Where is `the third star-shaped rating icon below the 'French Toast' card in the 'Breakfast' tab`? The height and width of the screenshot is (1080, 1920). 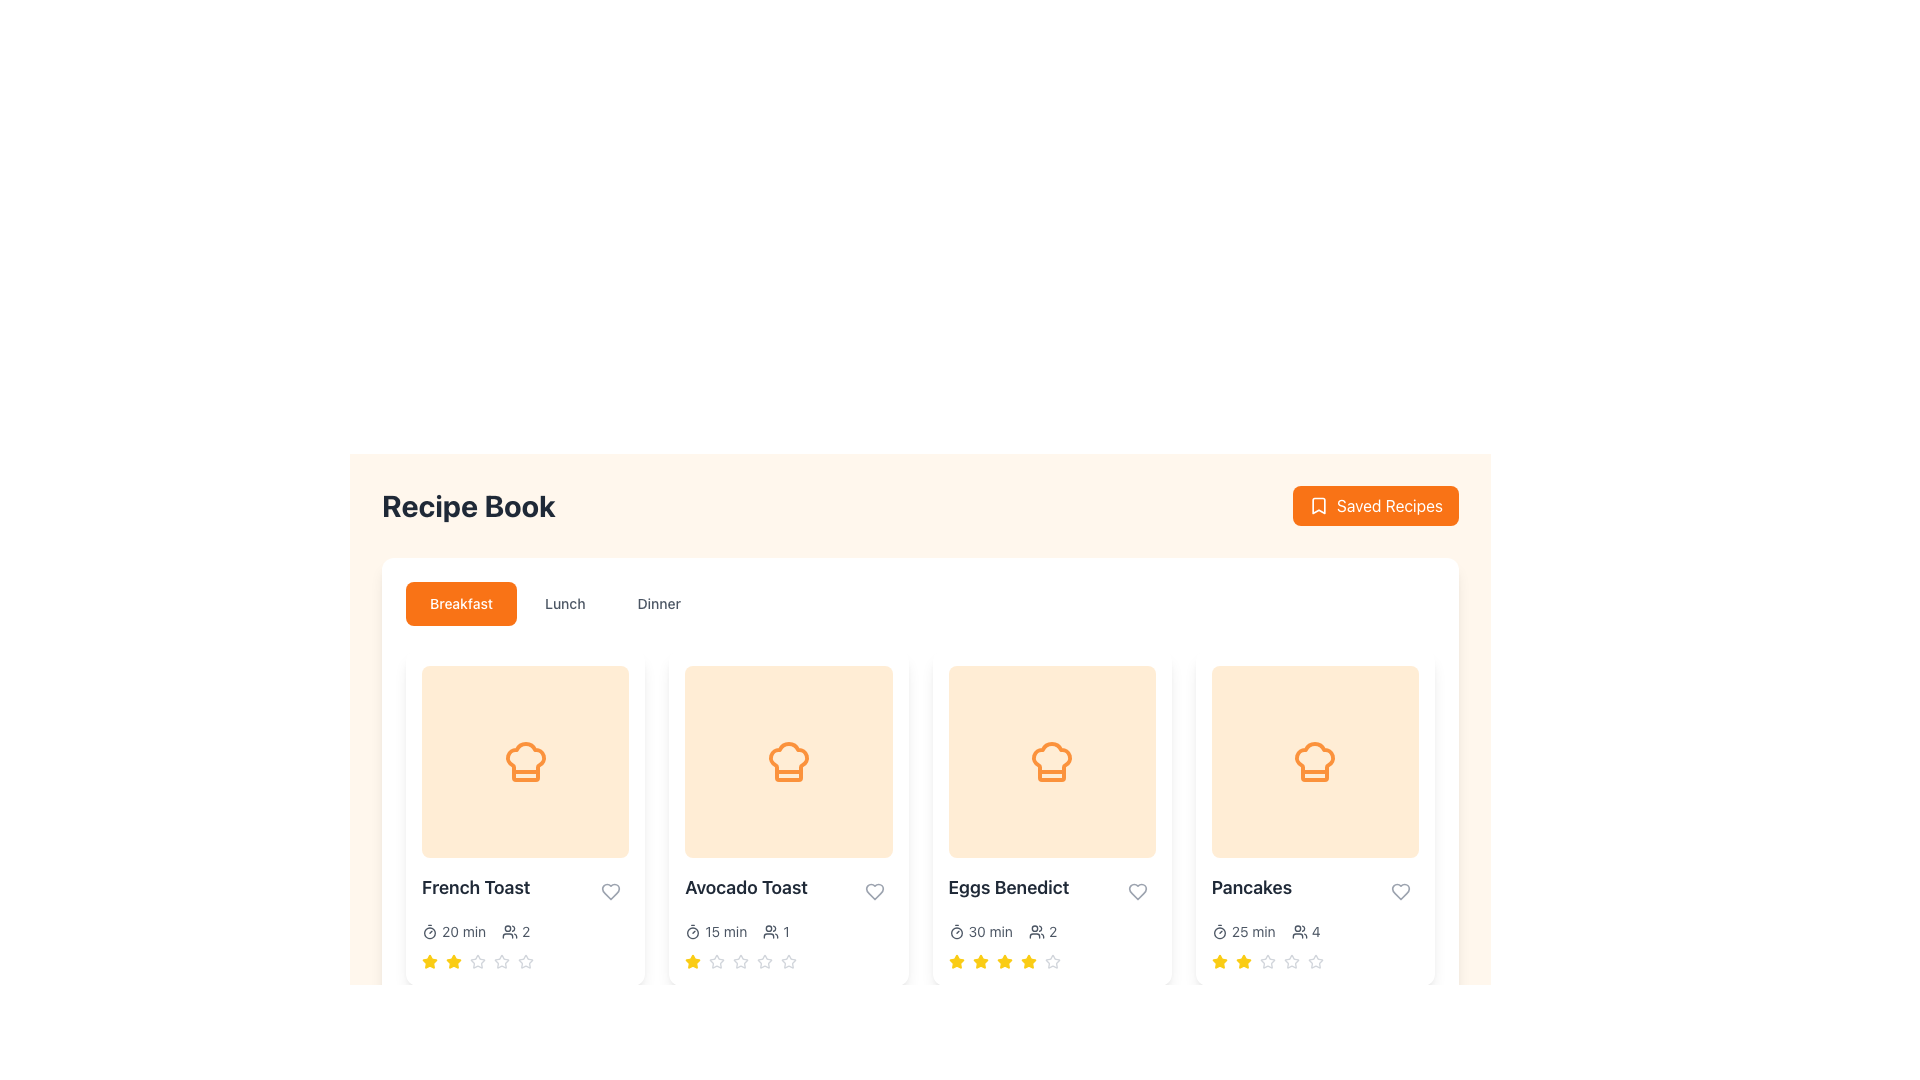
the third star-shaped rating icon below the 'French Toast' card in the 'Breakfast' tab is located at coordinates (502, 960).